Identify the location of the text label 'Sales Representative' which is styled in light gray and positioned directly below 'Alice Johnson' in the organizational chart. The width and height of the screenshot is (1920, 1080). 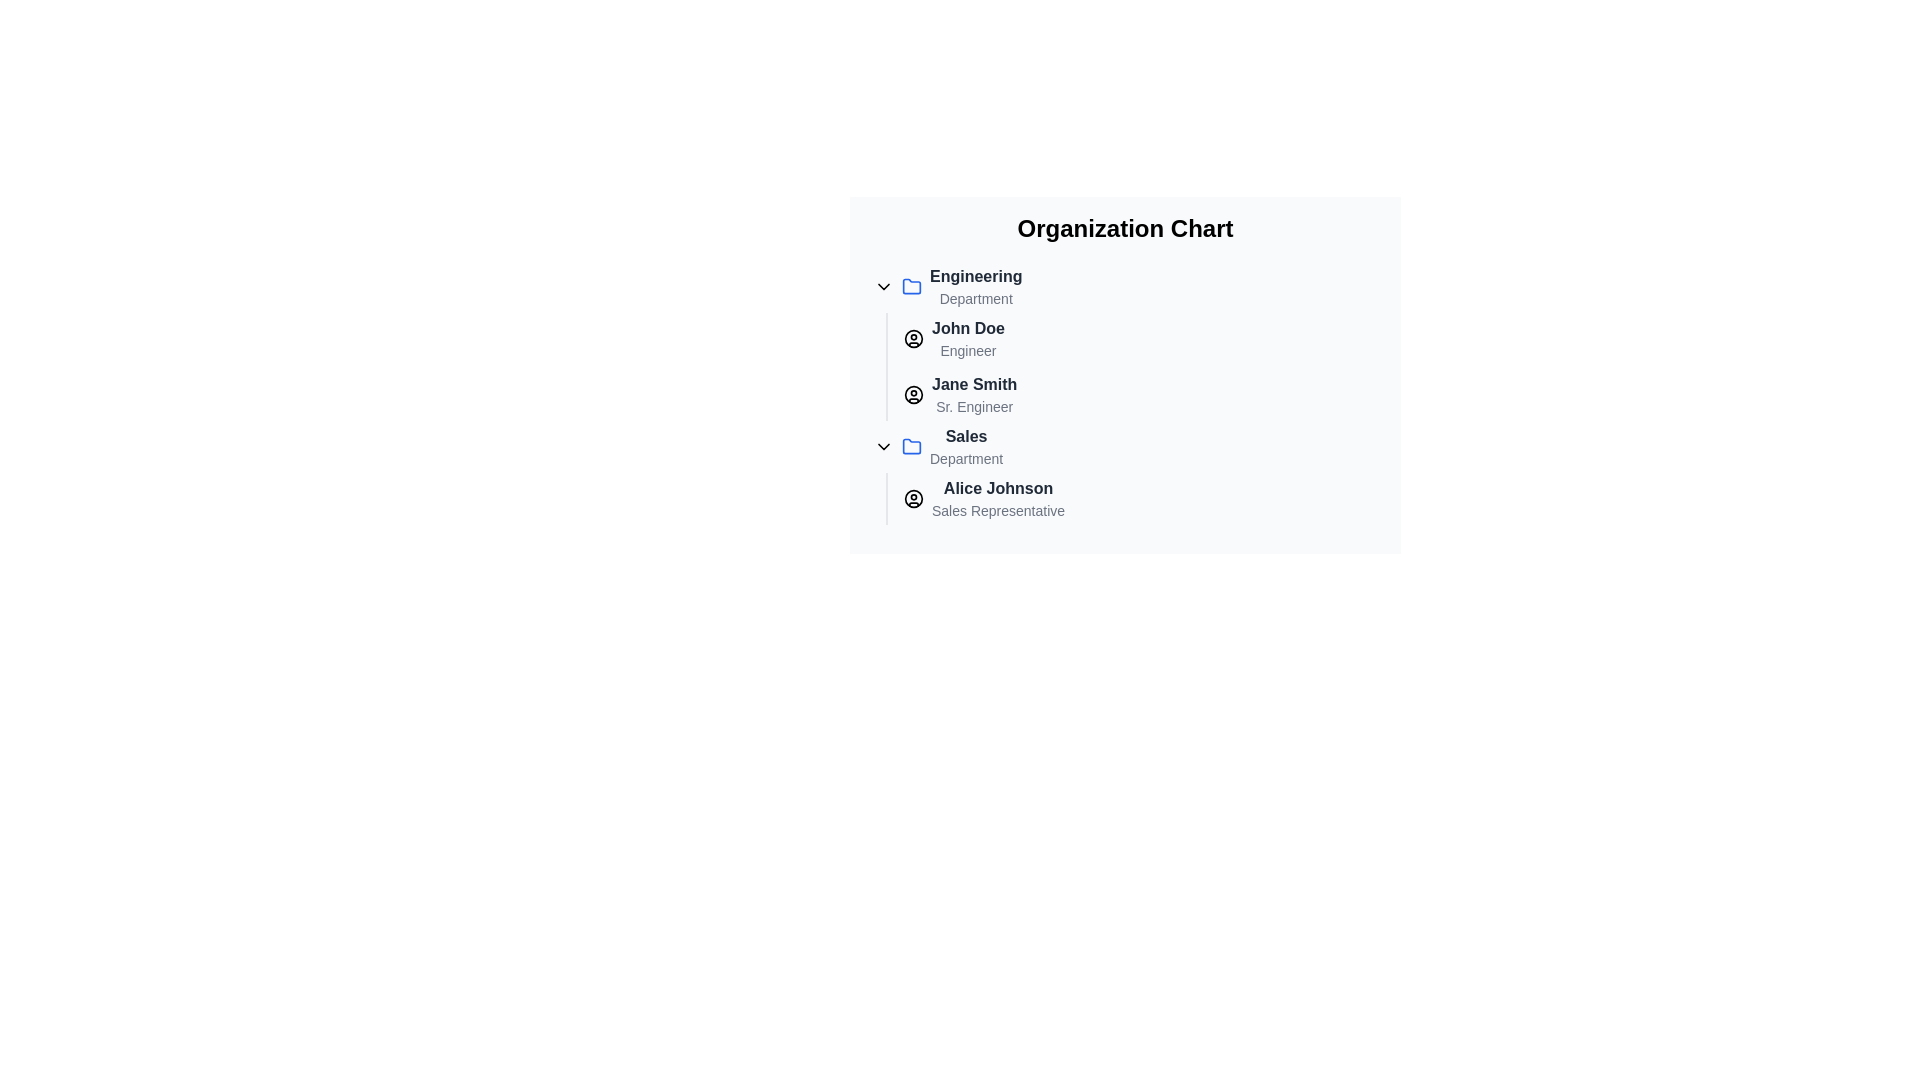
(998, 509).